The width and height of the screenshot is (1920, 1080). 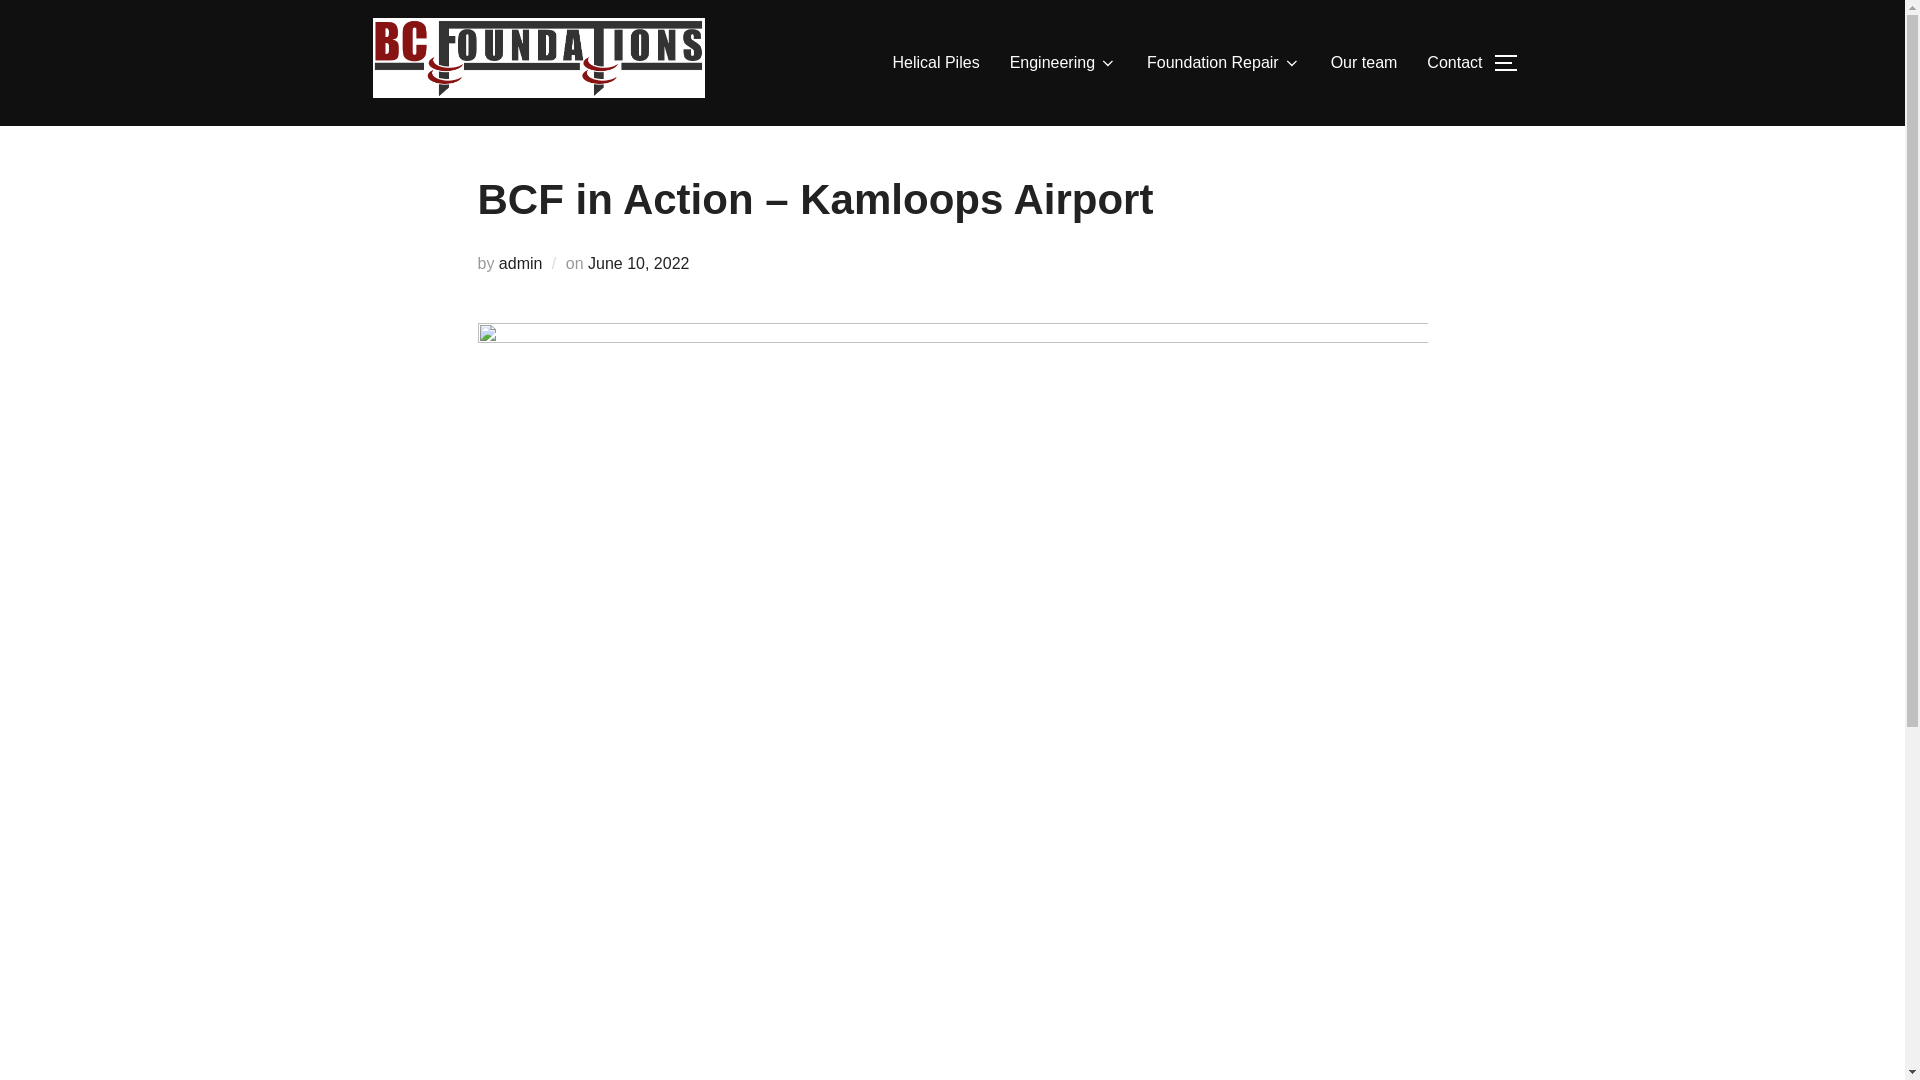 What do you see at coordinates (499, 262) in the screenshot?
I see `'admin'` at bounding box center [499, 262].